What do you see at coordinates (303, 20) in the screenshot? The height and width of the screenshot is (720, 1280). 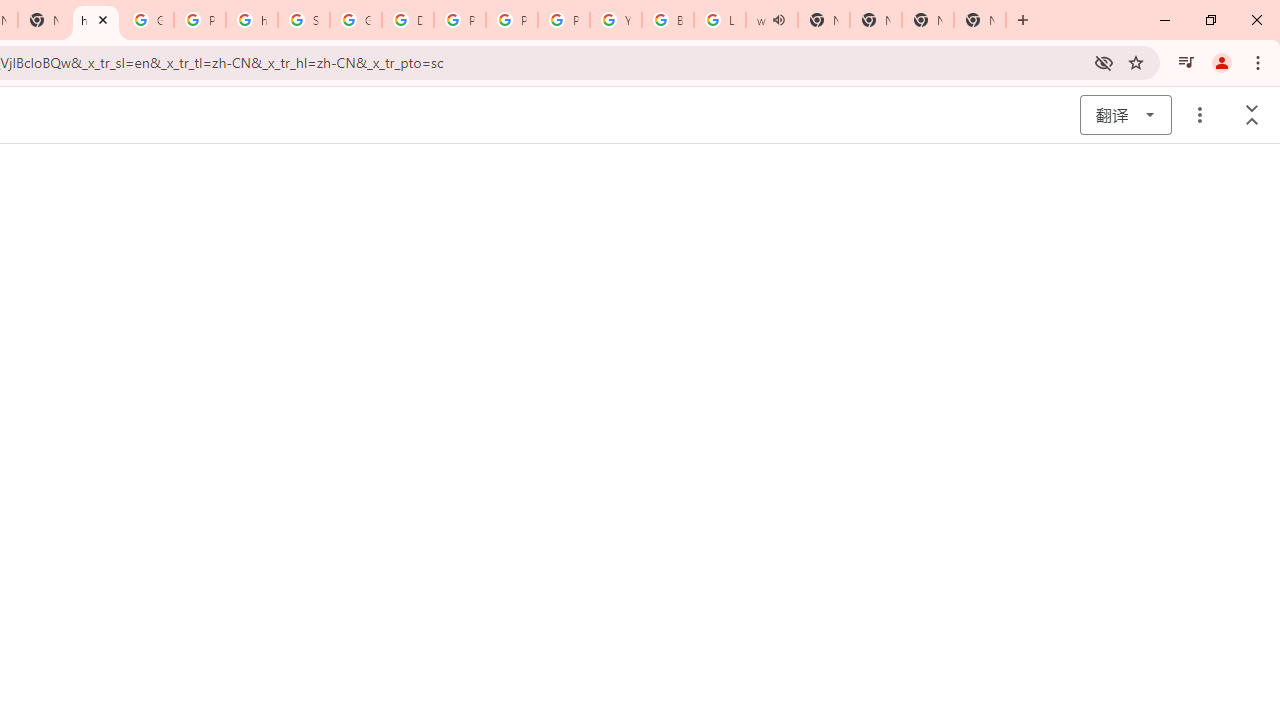 I see `'Sign in - Google Accounts'` at bounding box center [303, 20].